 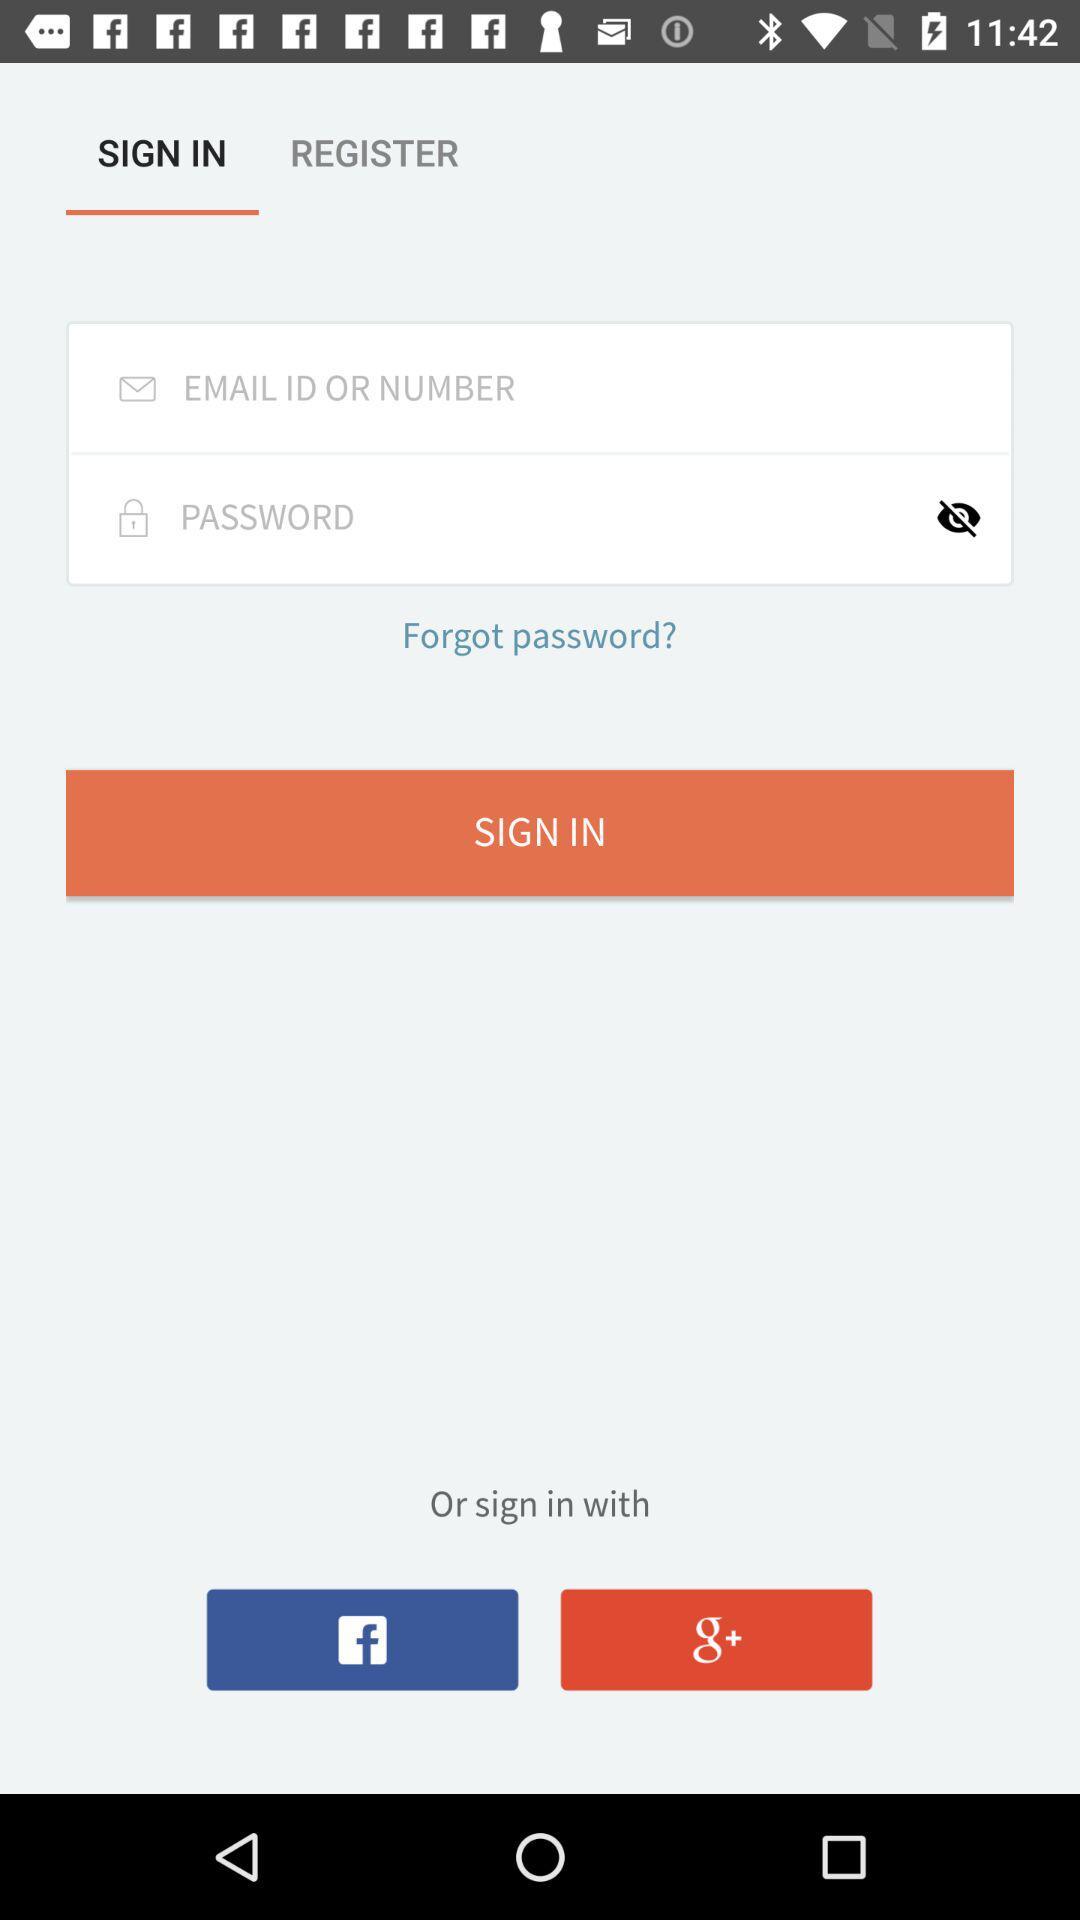 I want to click on icon above sign in icon, so click(x=971, y=517).